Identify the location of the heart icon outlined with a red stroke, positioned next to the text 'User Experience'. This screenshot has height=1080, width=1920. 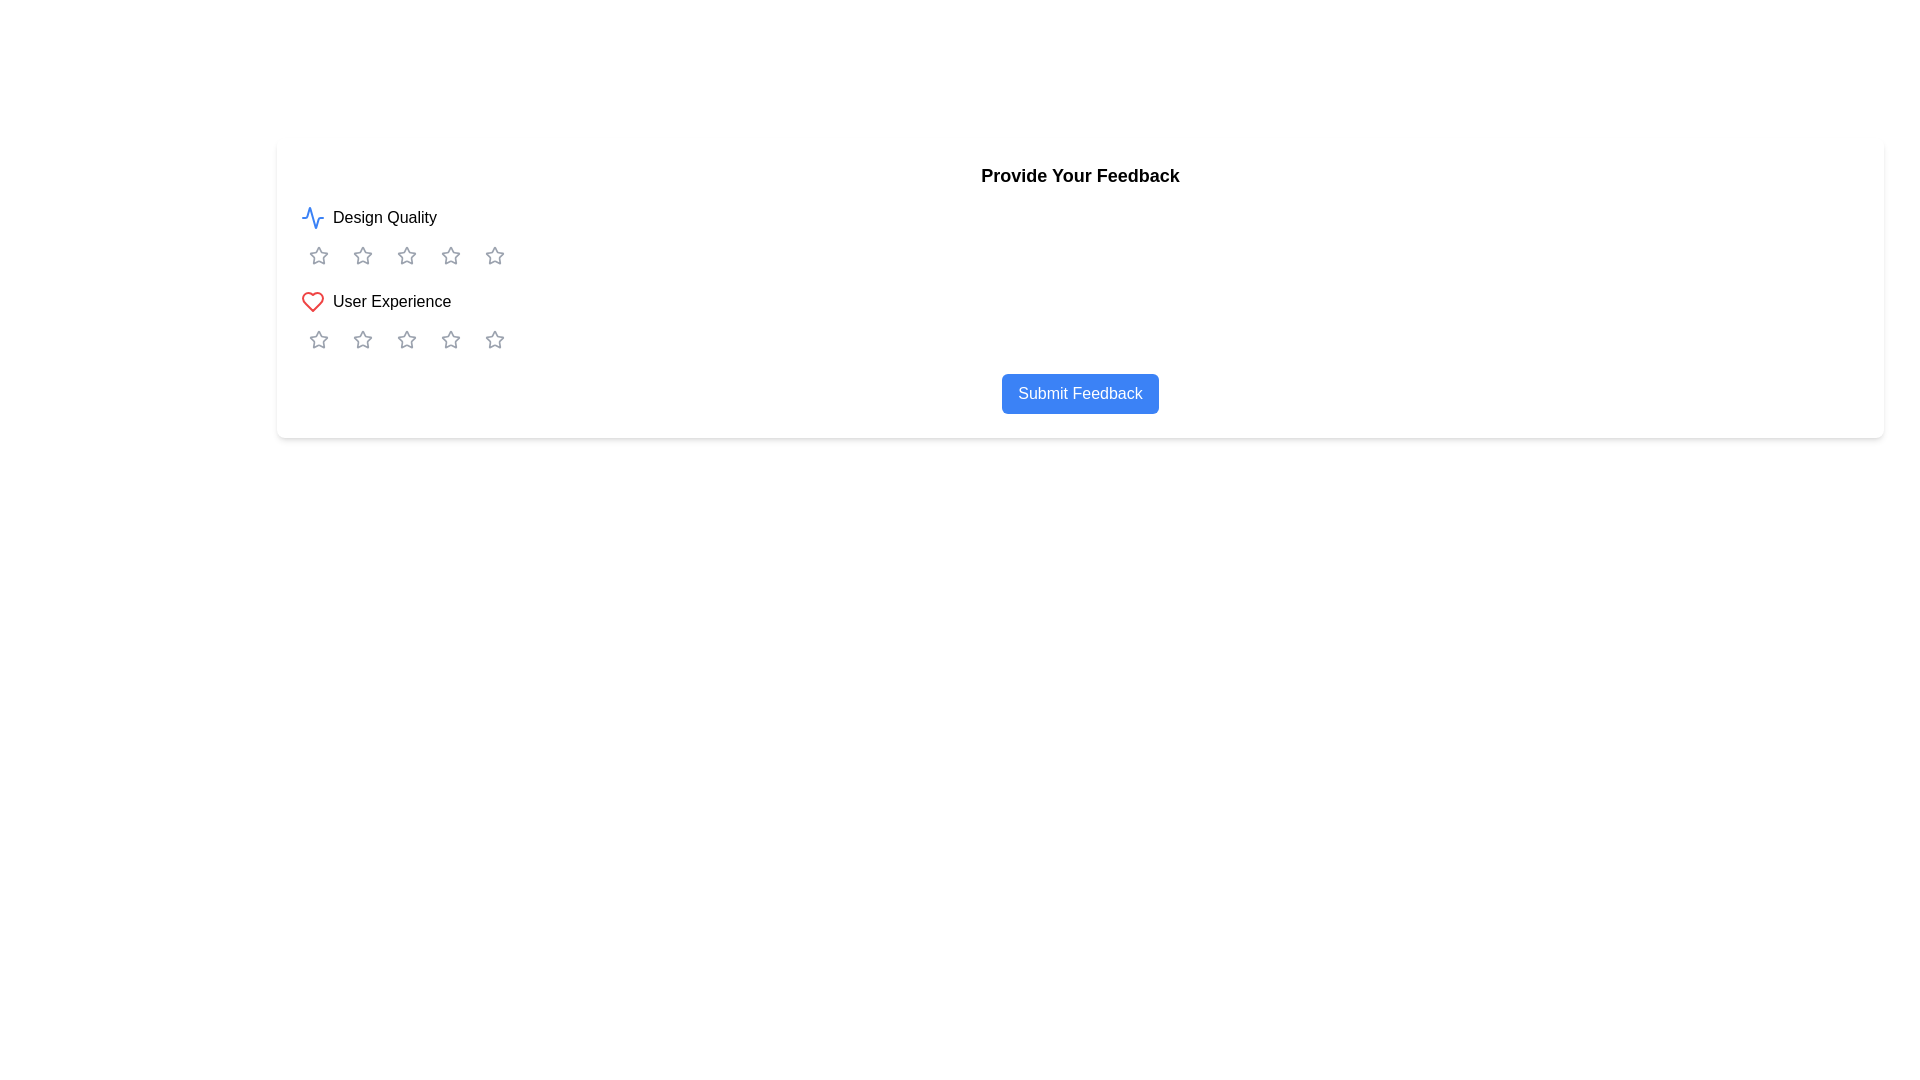
(311, 301).